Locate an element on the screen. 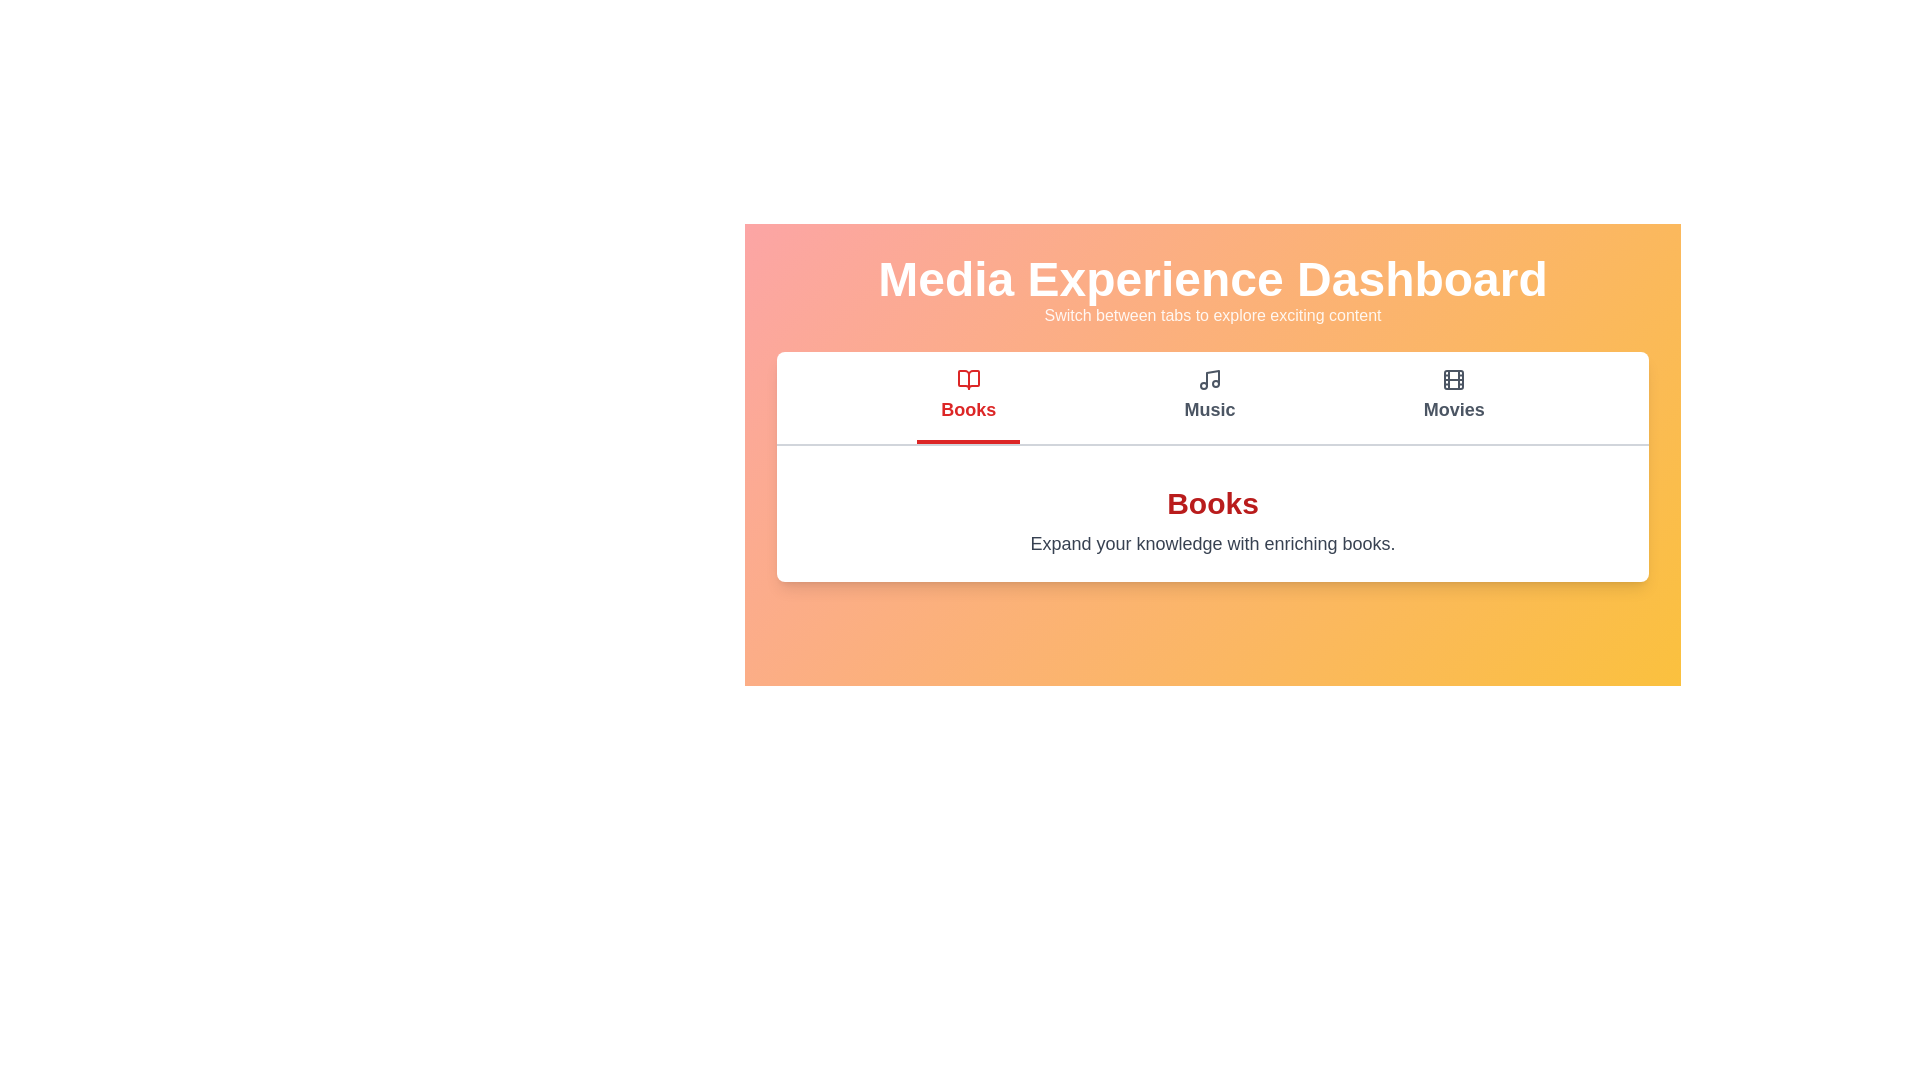 Image resolution: width=1920 pixels, height=1080 pixels. the Movies tab by clicking on its button is located at coordinates (1454, 397).